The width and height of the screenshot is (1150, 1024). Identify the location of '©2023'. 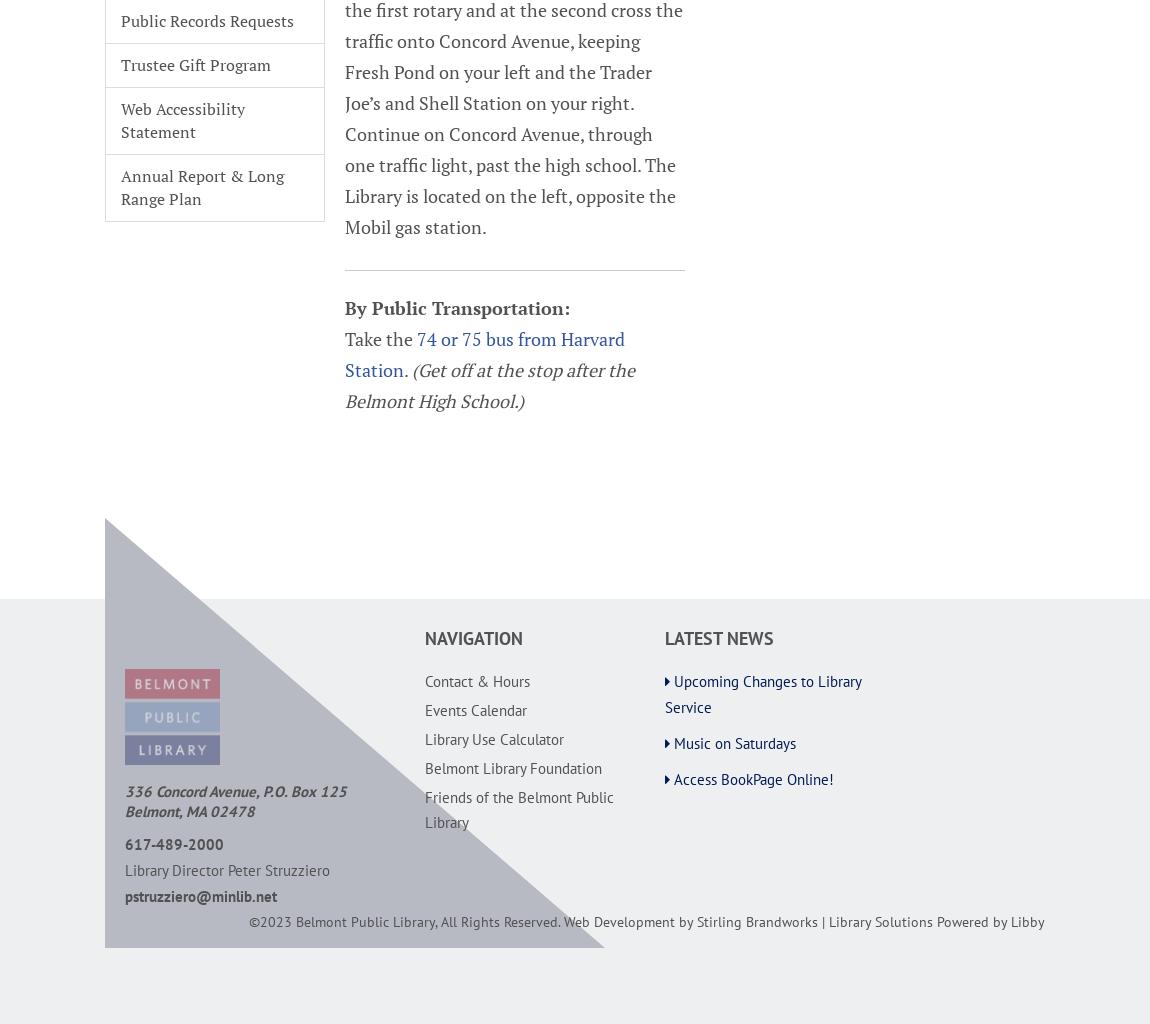
(247, 919).